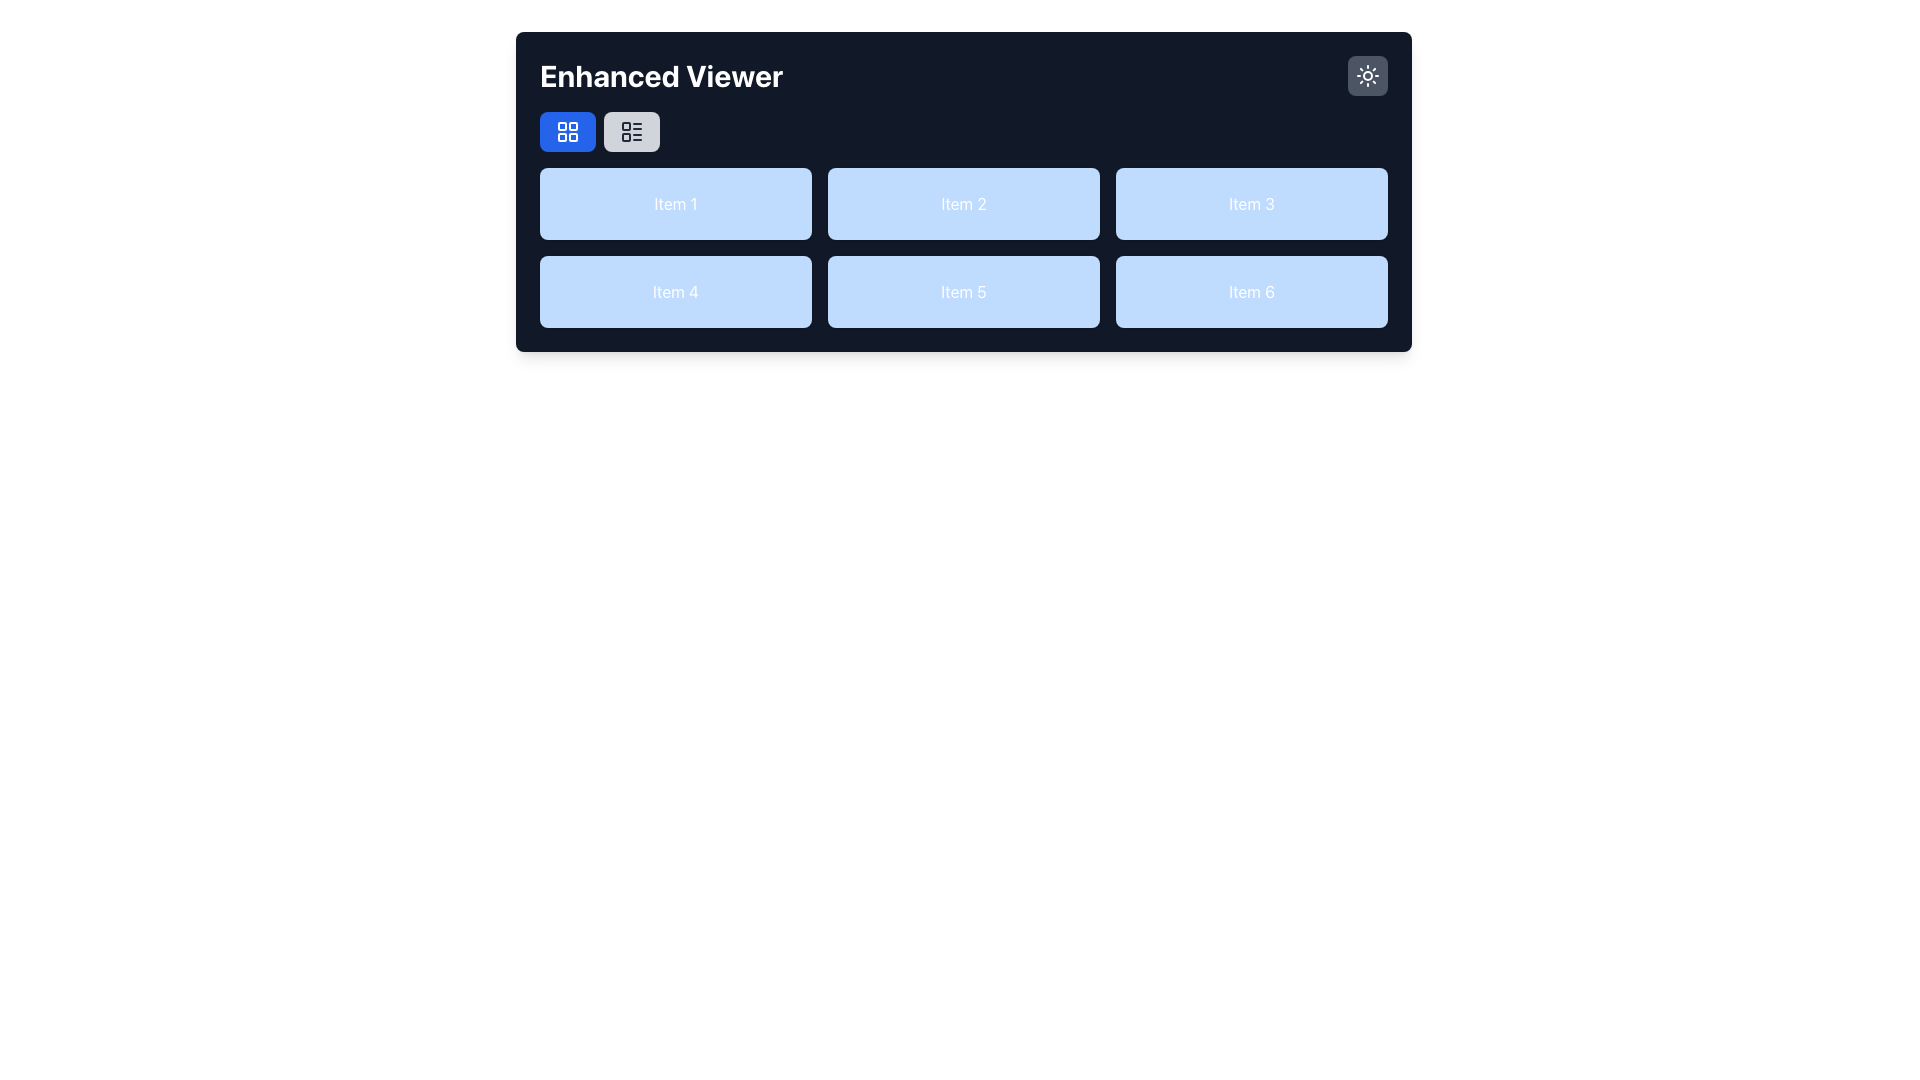 The width and height of the screenshot is (1920, 1080). Describe the element at coordinates (631, 131) in the screenshot. I see `the rectangular button with rounded corners and a gray background that contains a list layout icon, located in the toolbar section at the top of the interface` at that location.